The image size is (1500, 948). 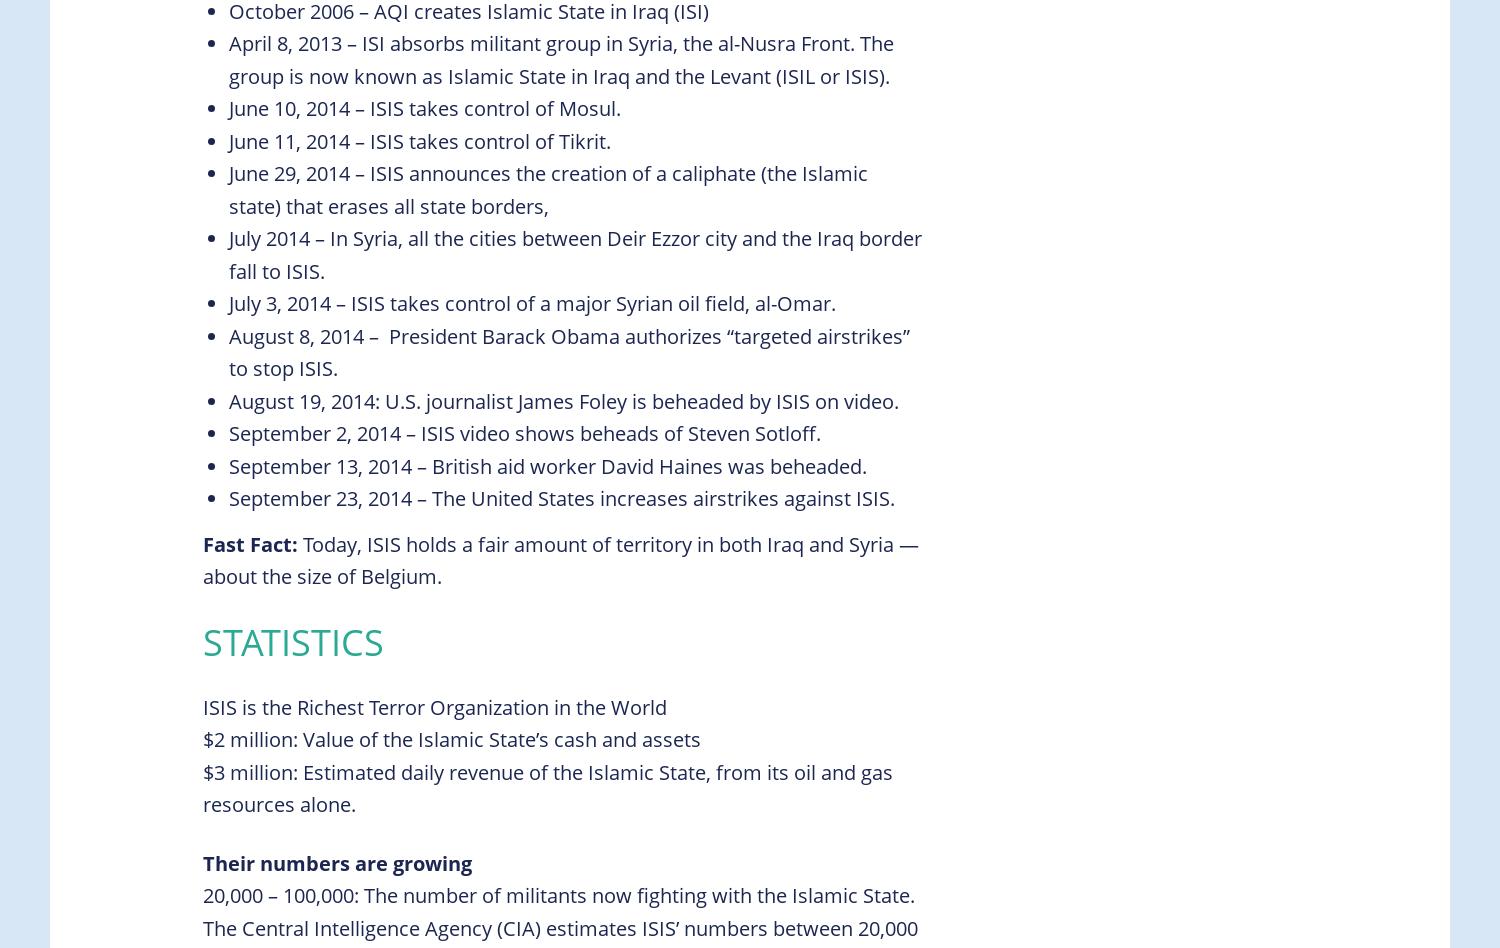 What do you see at coordinates (547, 464) in the screenshot?
I see `'September 13, 2014 – British aid worker David Haines was beheaded.'` at bounding box center [547, 464].